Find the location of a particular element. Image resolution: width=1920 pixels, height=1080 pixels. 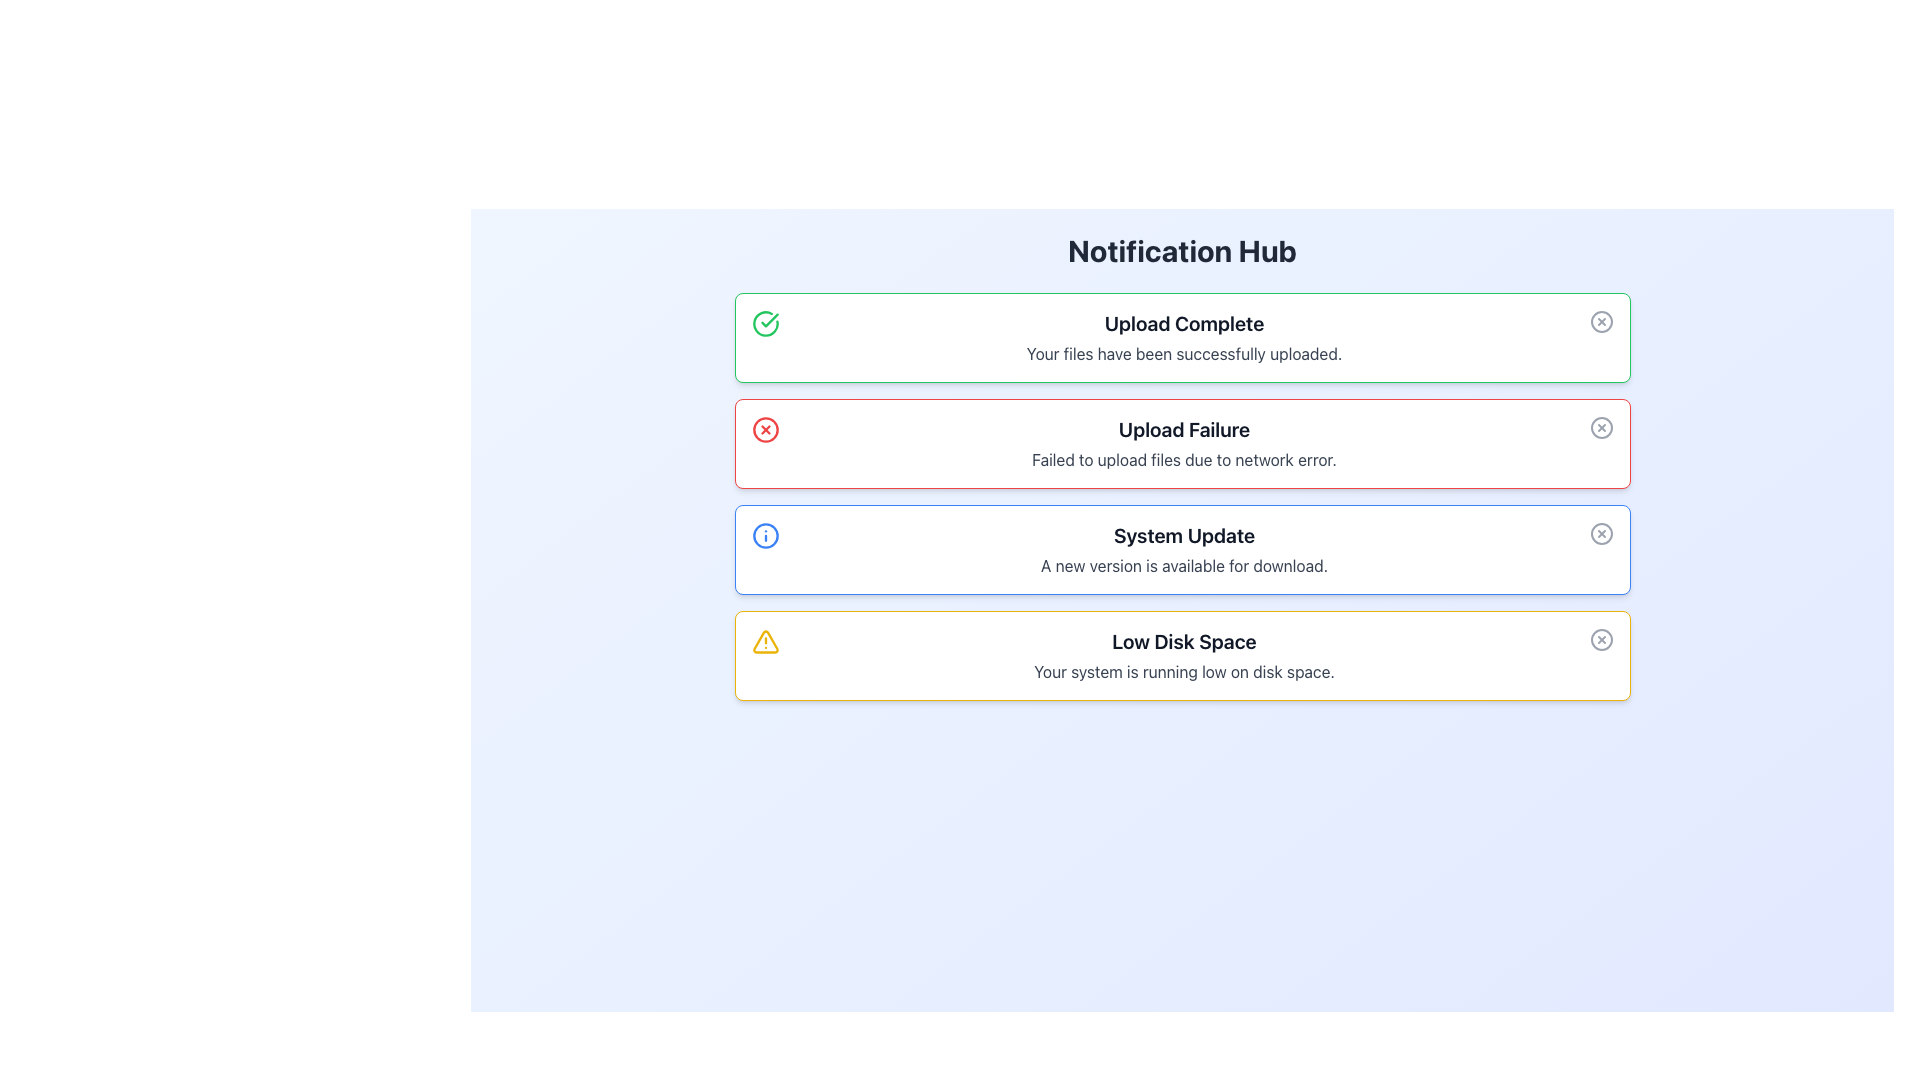

the SVG graphic element is located at coordinates (1601, 320).